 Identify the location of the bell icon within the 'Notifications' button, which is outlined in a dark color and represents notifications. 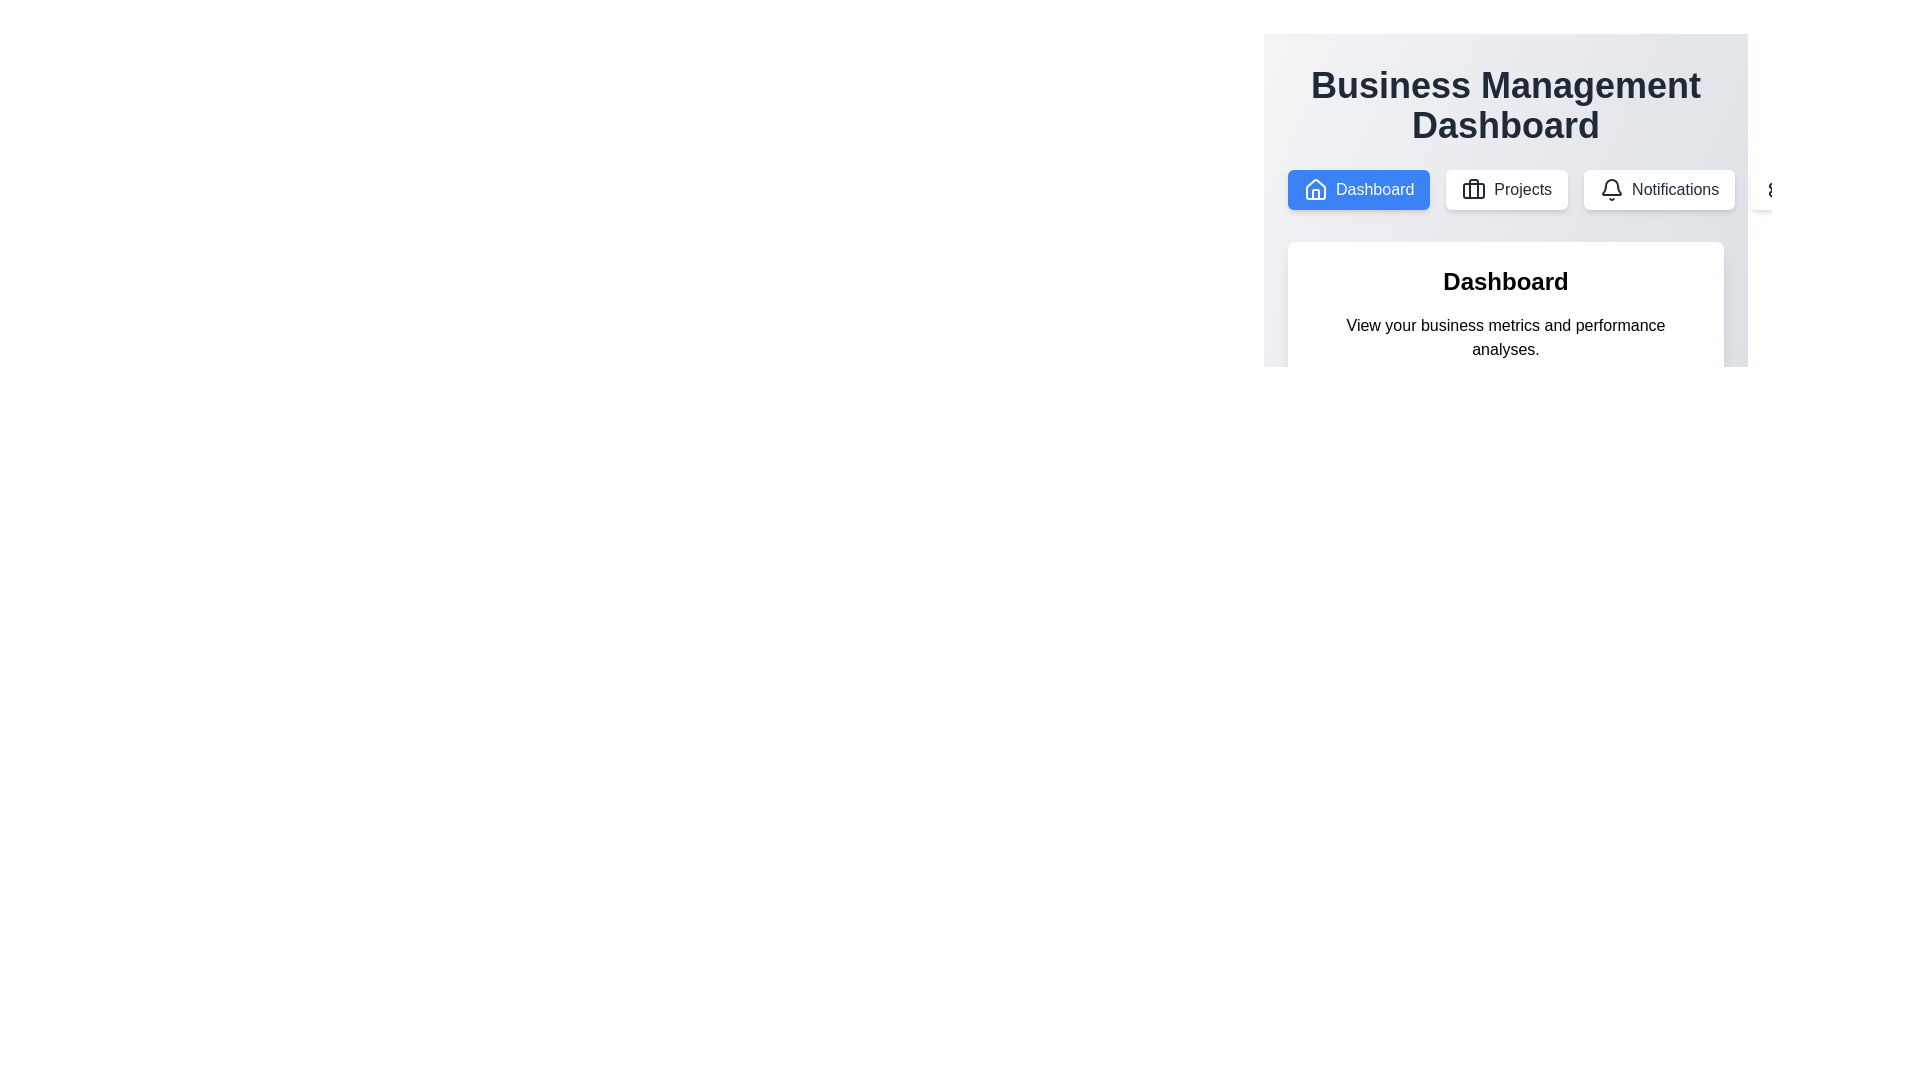
(1612, 189).